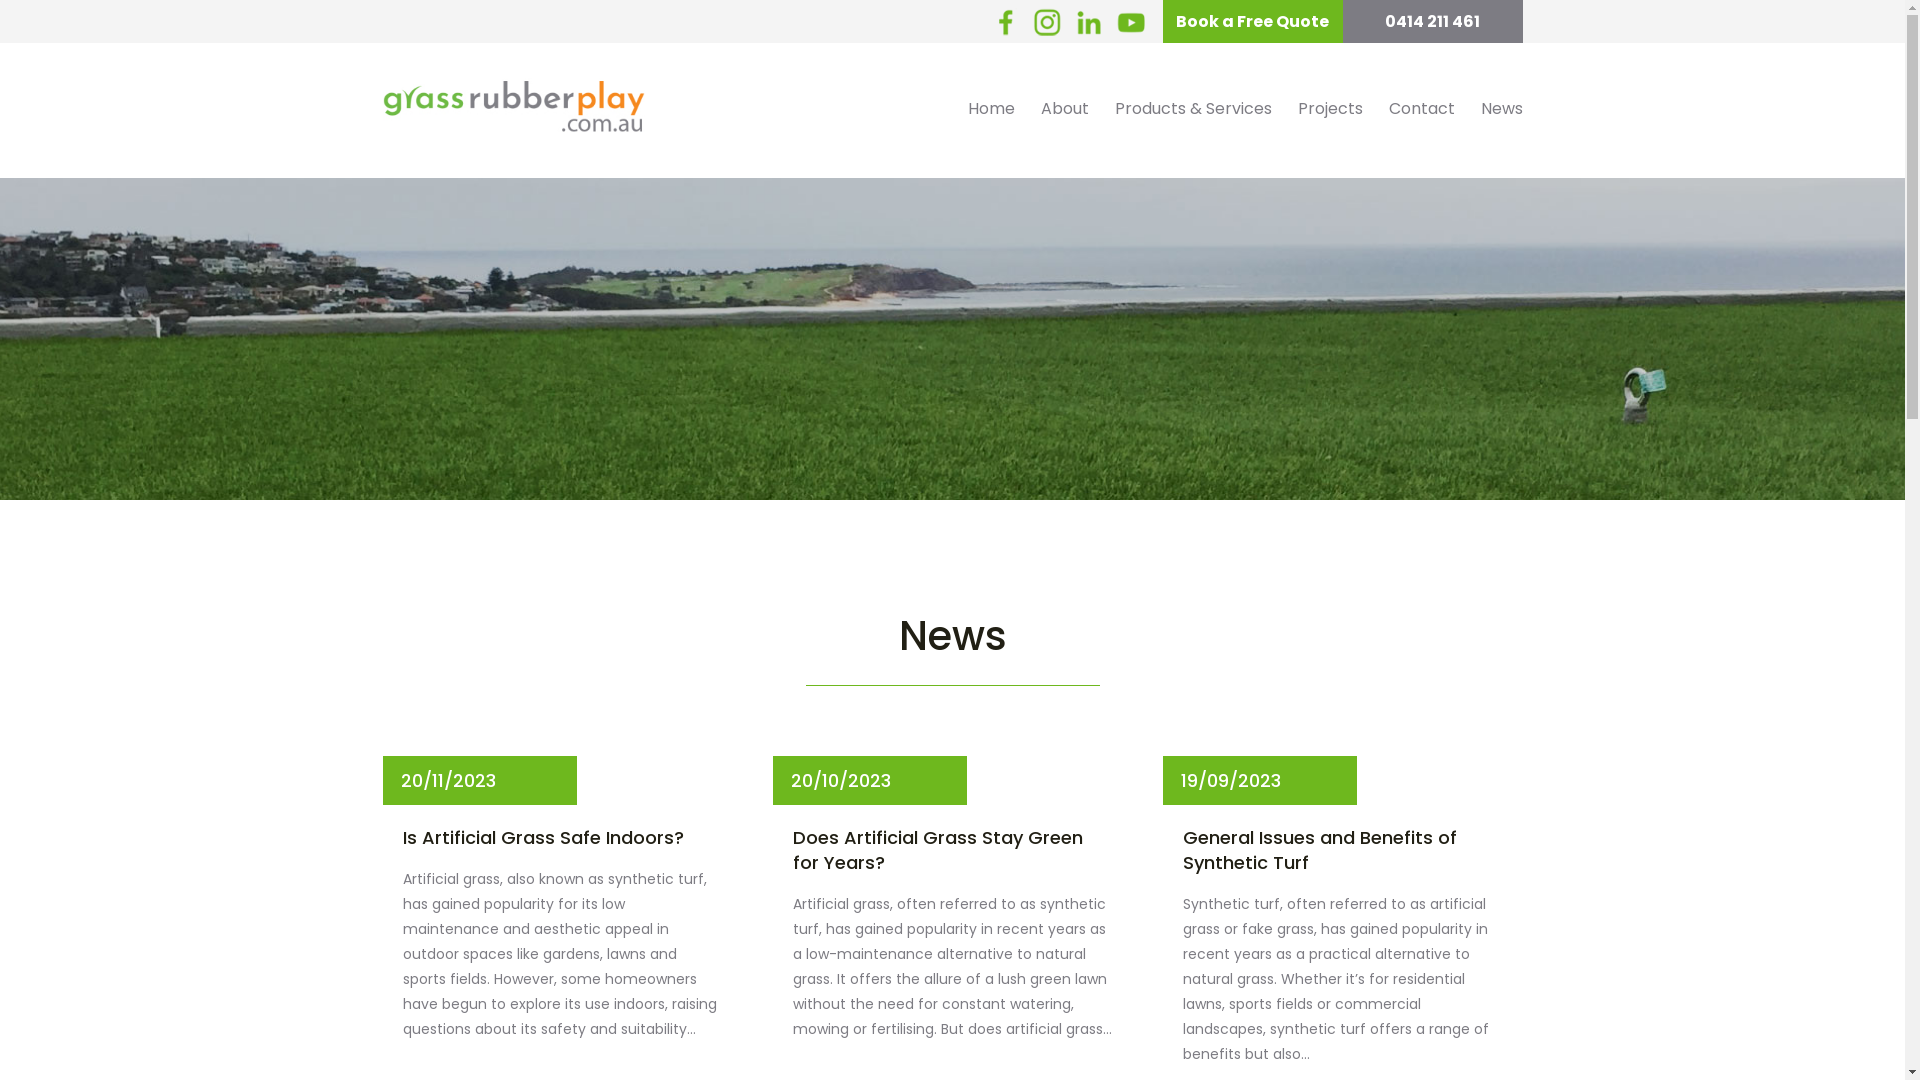 The height and width of the screenshot is (1080, 1920). Describe the element at coordinates (950, 849) in the screenshot. I see `'Does Artificial Grass Stay Green for Years?'` at that location.